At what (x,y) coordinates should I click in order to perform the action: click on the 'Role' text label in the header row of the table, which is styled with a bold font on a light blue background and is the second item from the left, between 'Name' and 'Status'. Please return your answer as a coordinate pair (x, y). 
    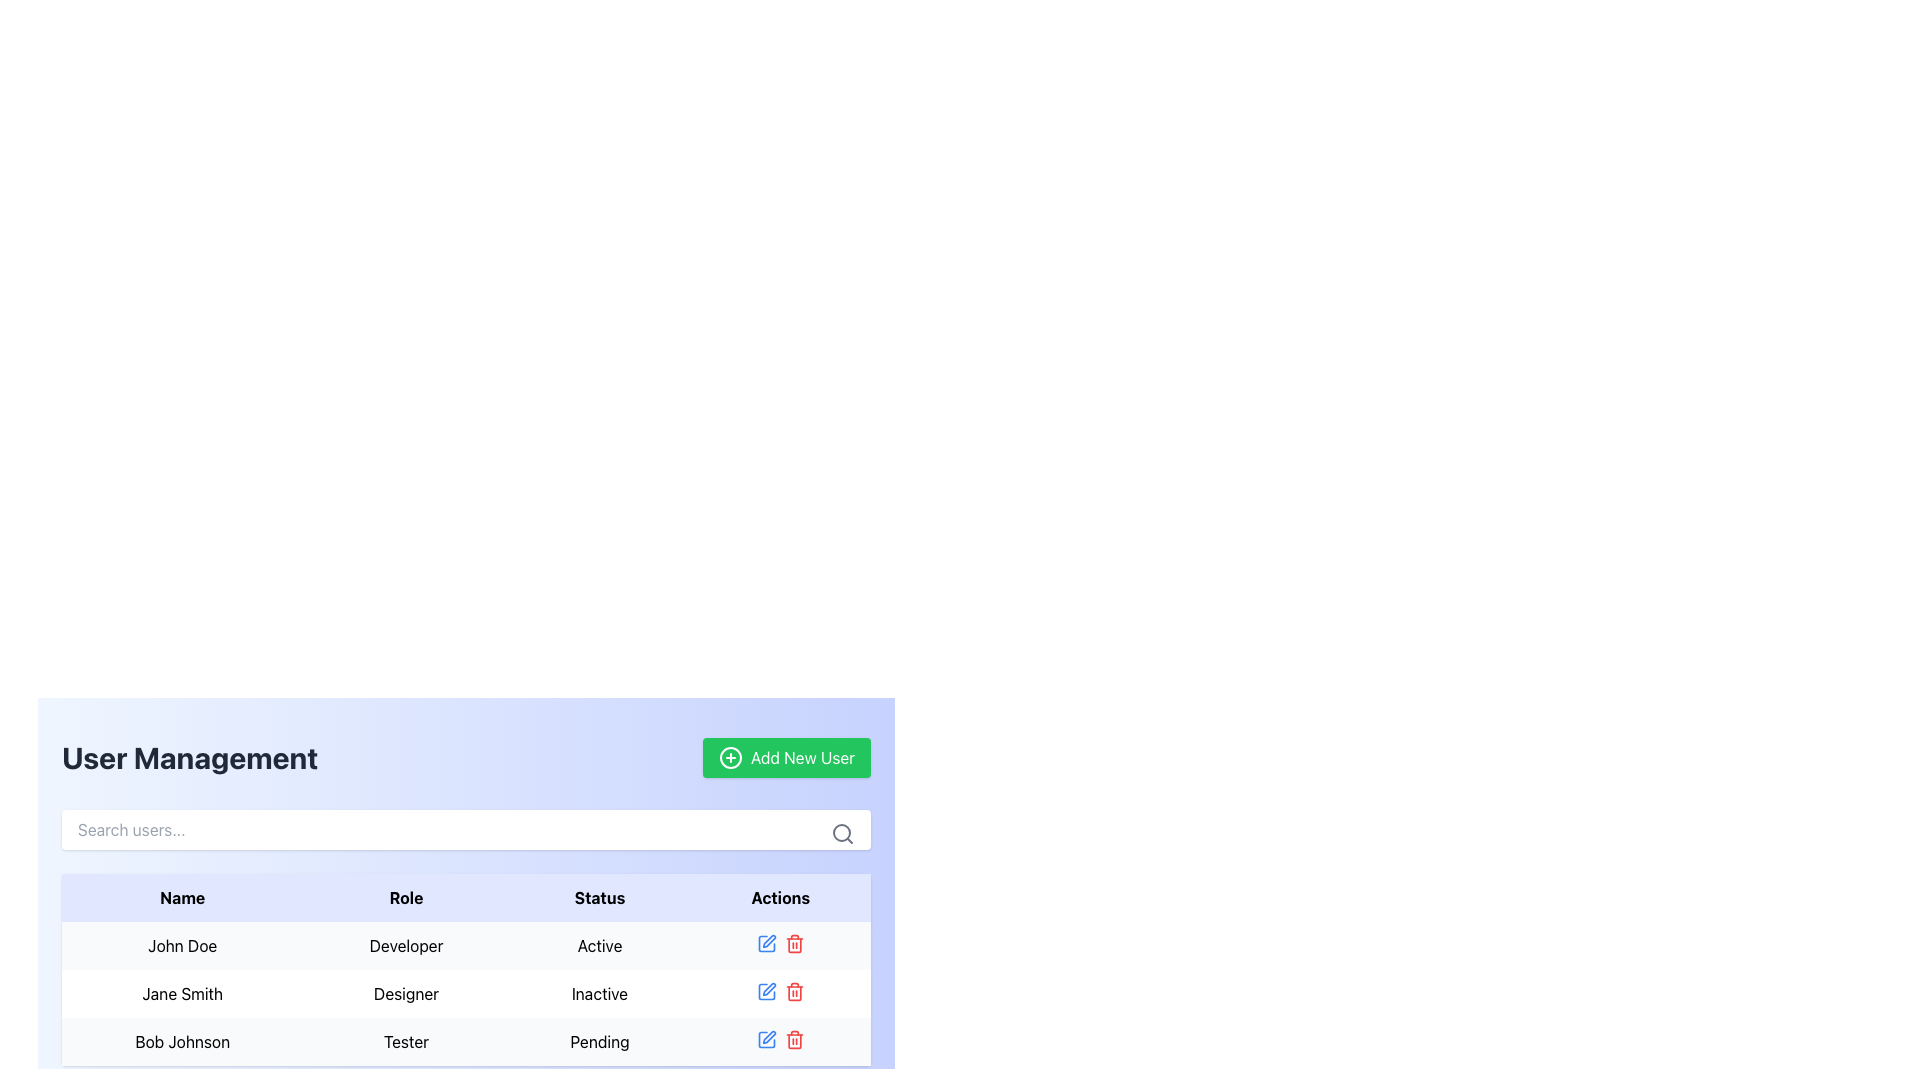
    Looking at the image, I should click on (405, 897).